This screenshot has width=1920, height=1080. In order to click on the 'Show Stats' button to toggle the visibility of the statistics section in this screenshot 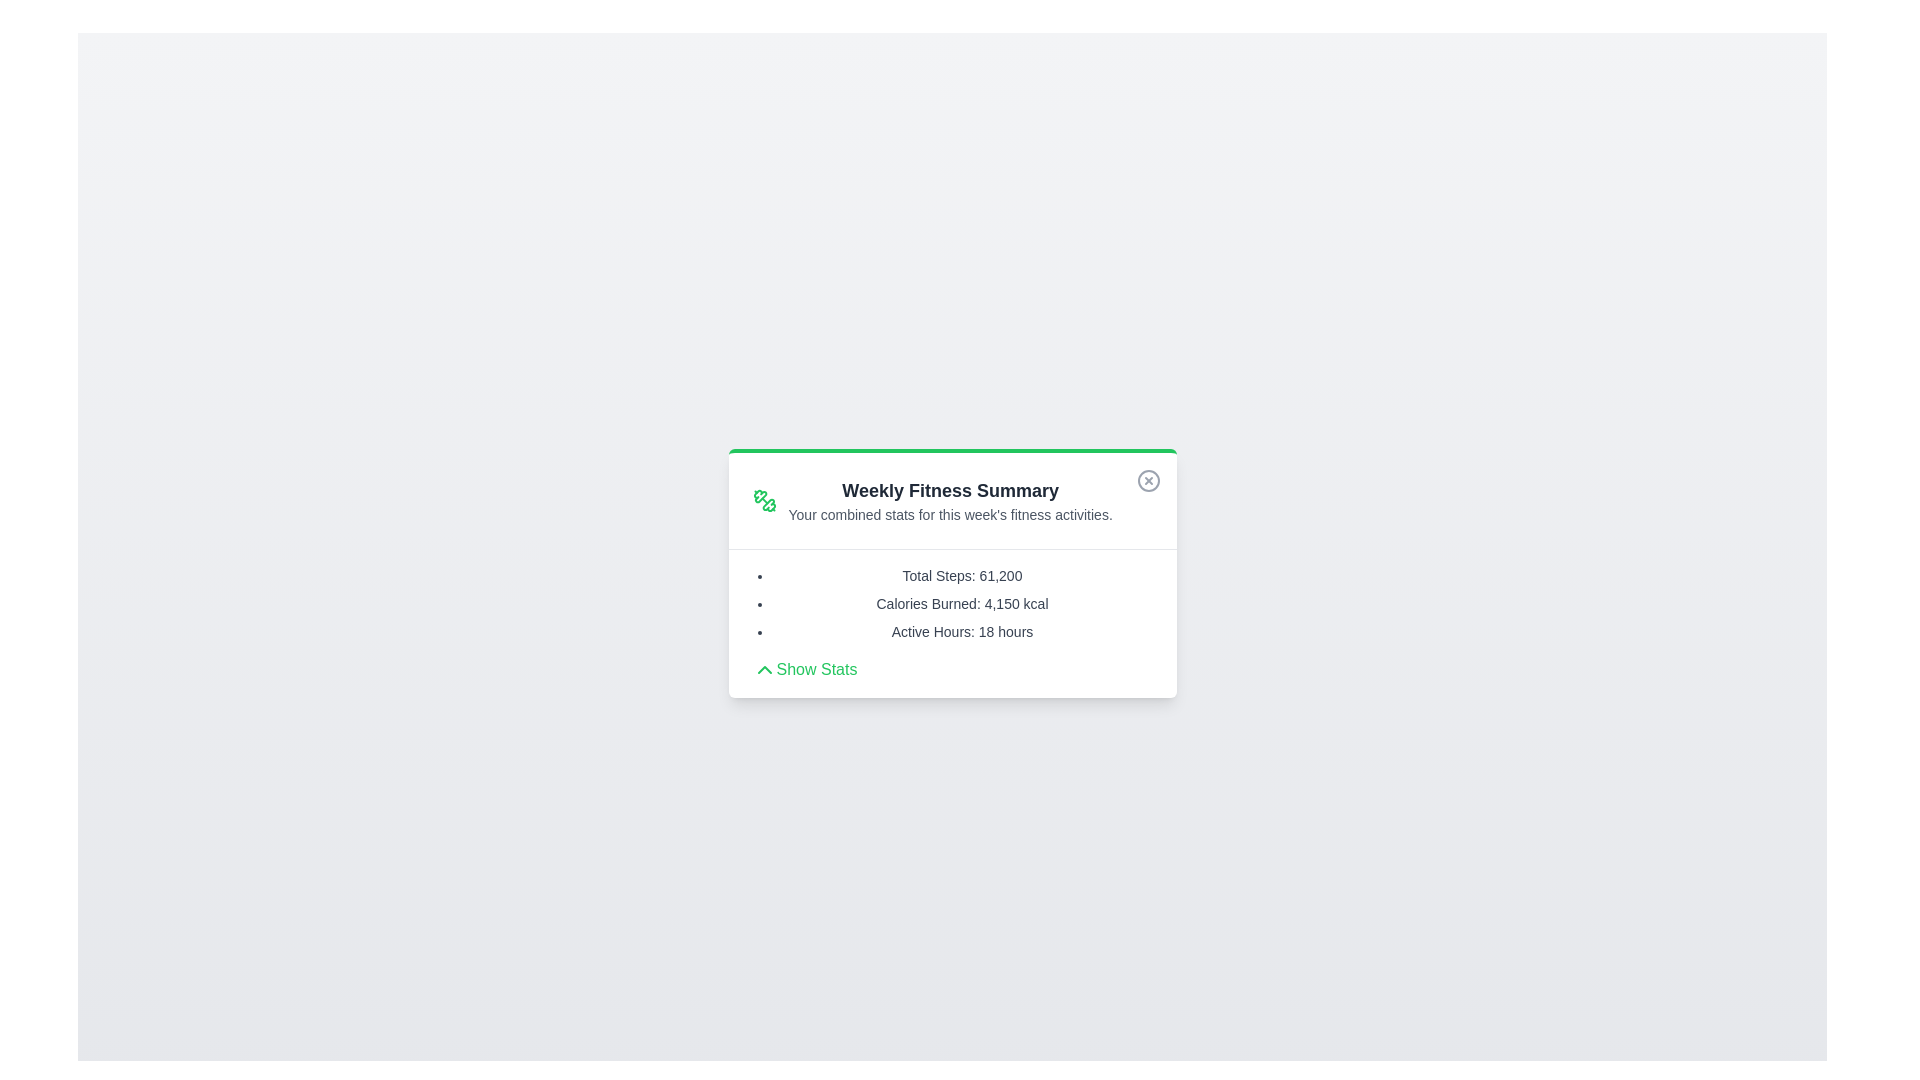, I will do `click(804, 668)`.